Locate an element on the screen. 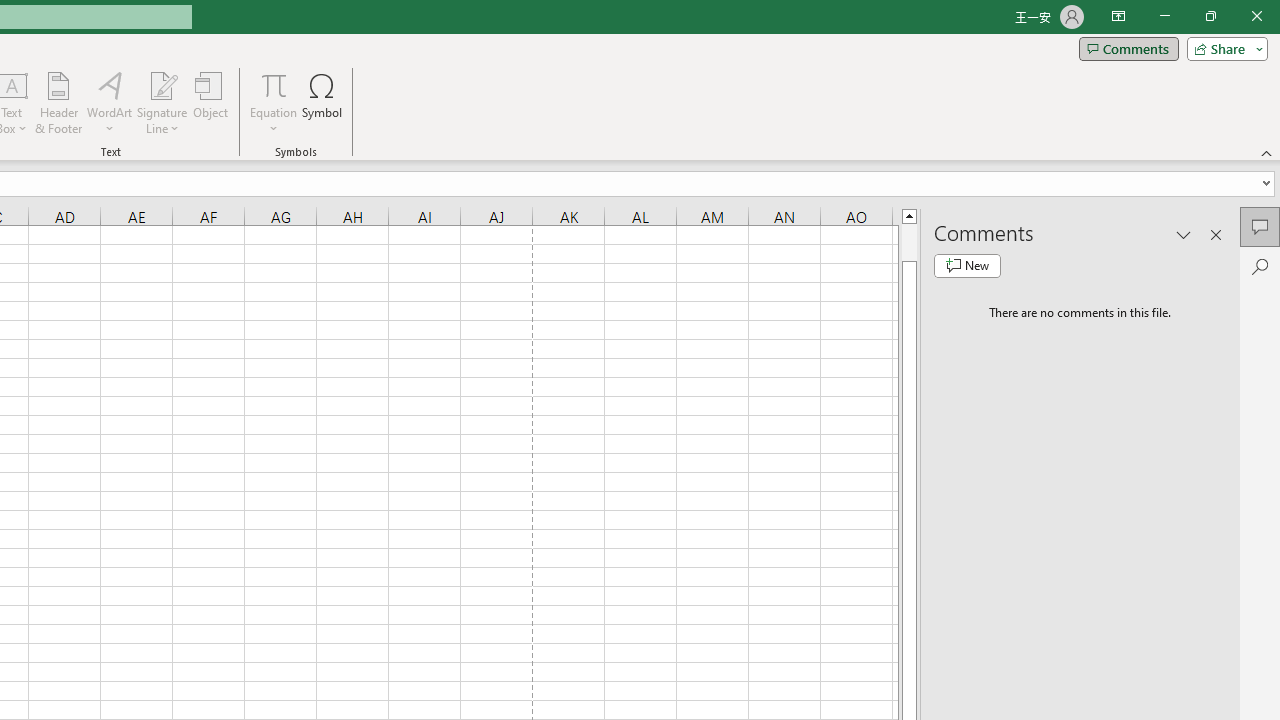 This screenshot has height=720, width=1280. 'Equation' is located at coordinates (272, 84).